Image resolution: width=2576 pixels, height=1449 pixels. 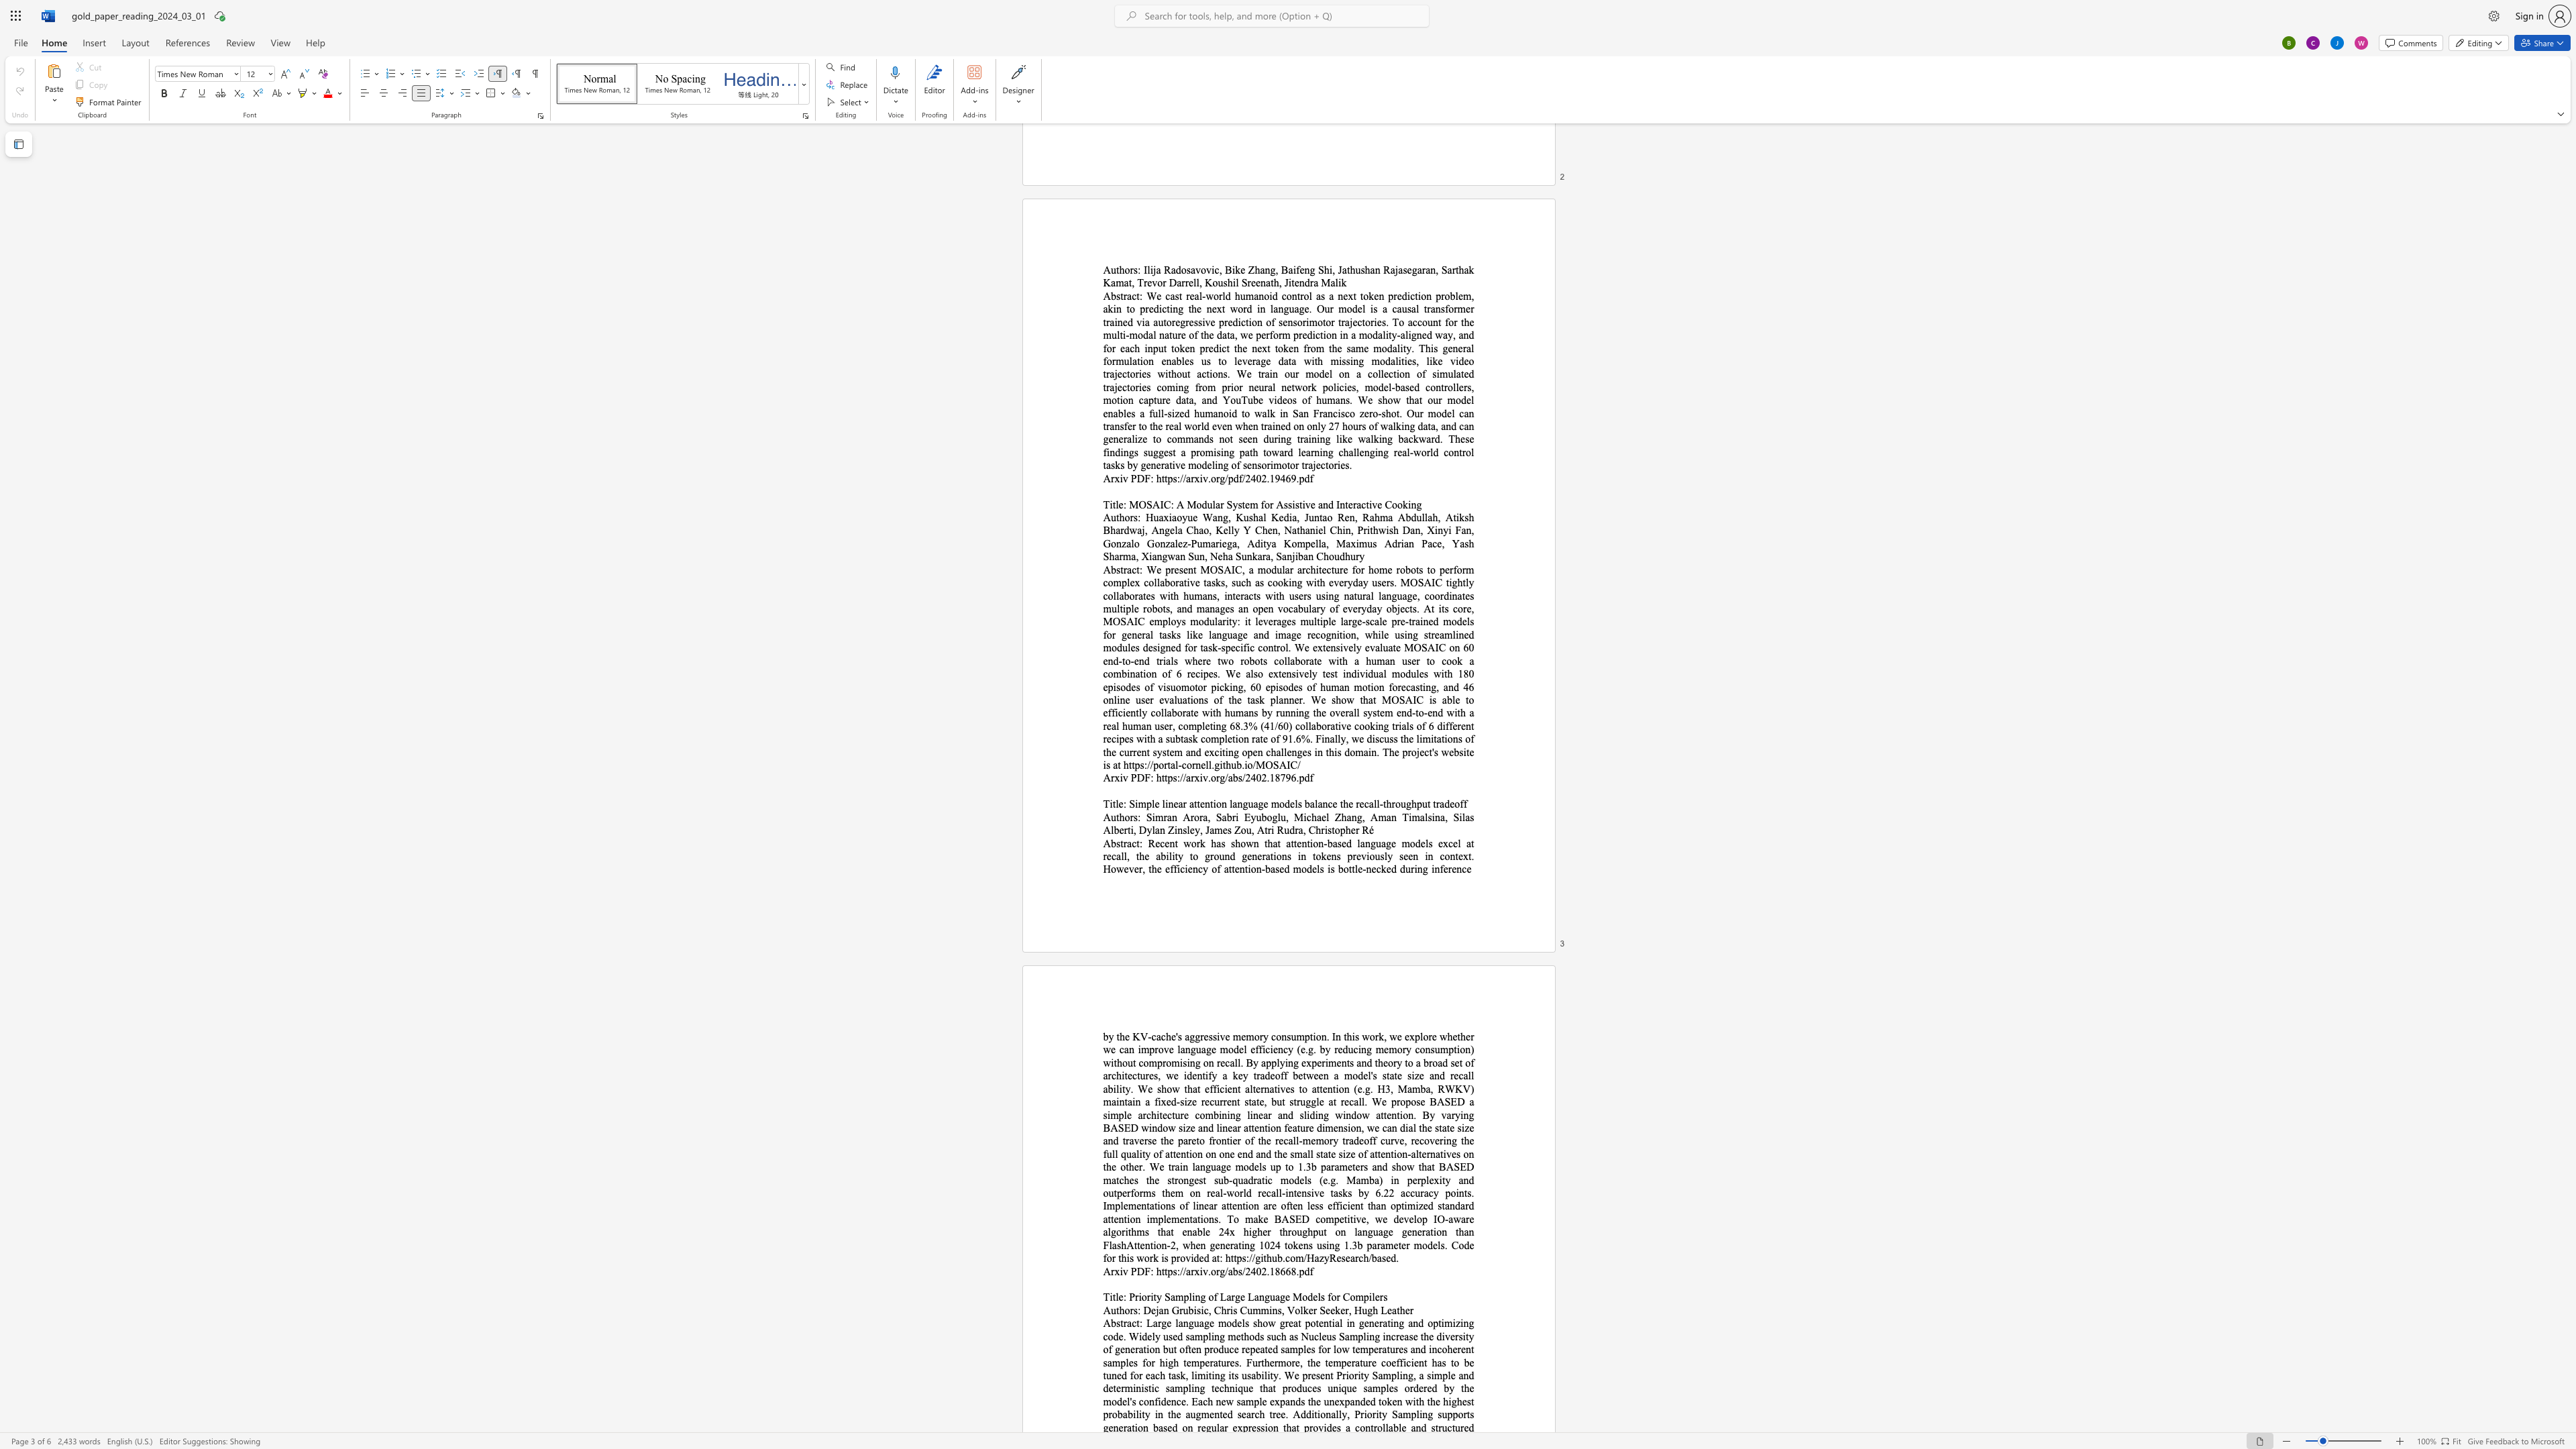 What do you see at coordinates (1460, 804) in the screenshot?
I see `the 1th character "f" in the text` at bounding box center [1460, 804].